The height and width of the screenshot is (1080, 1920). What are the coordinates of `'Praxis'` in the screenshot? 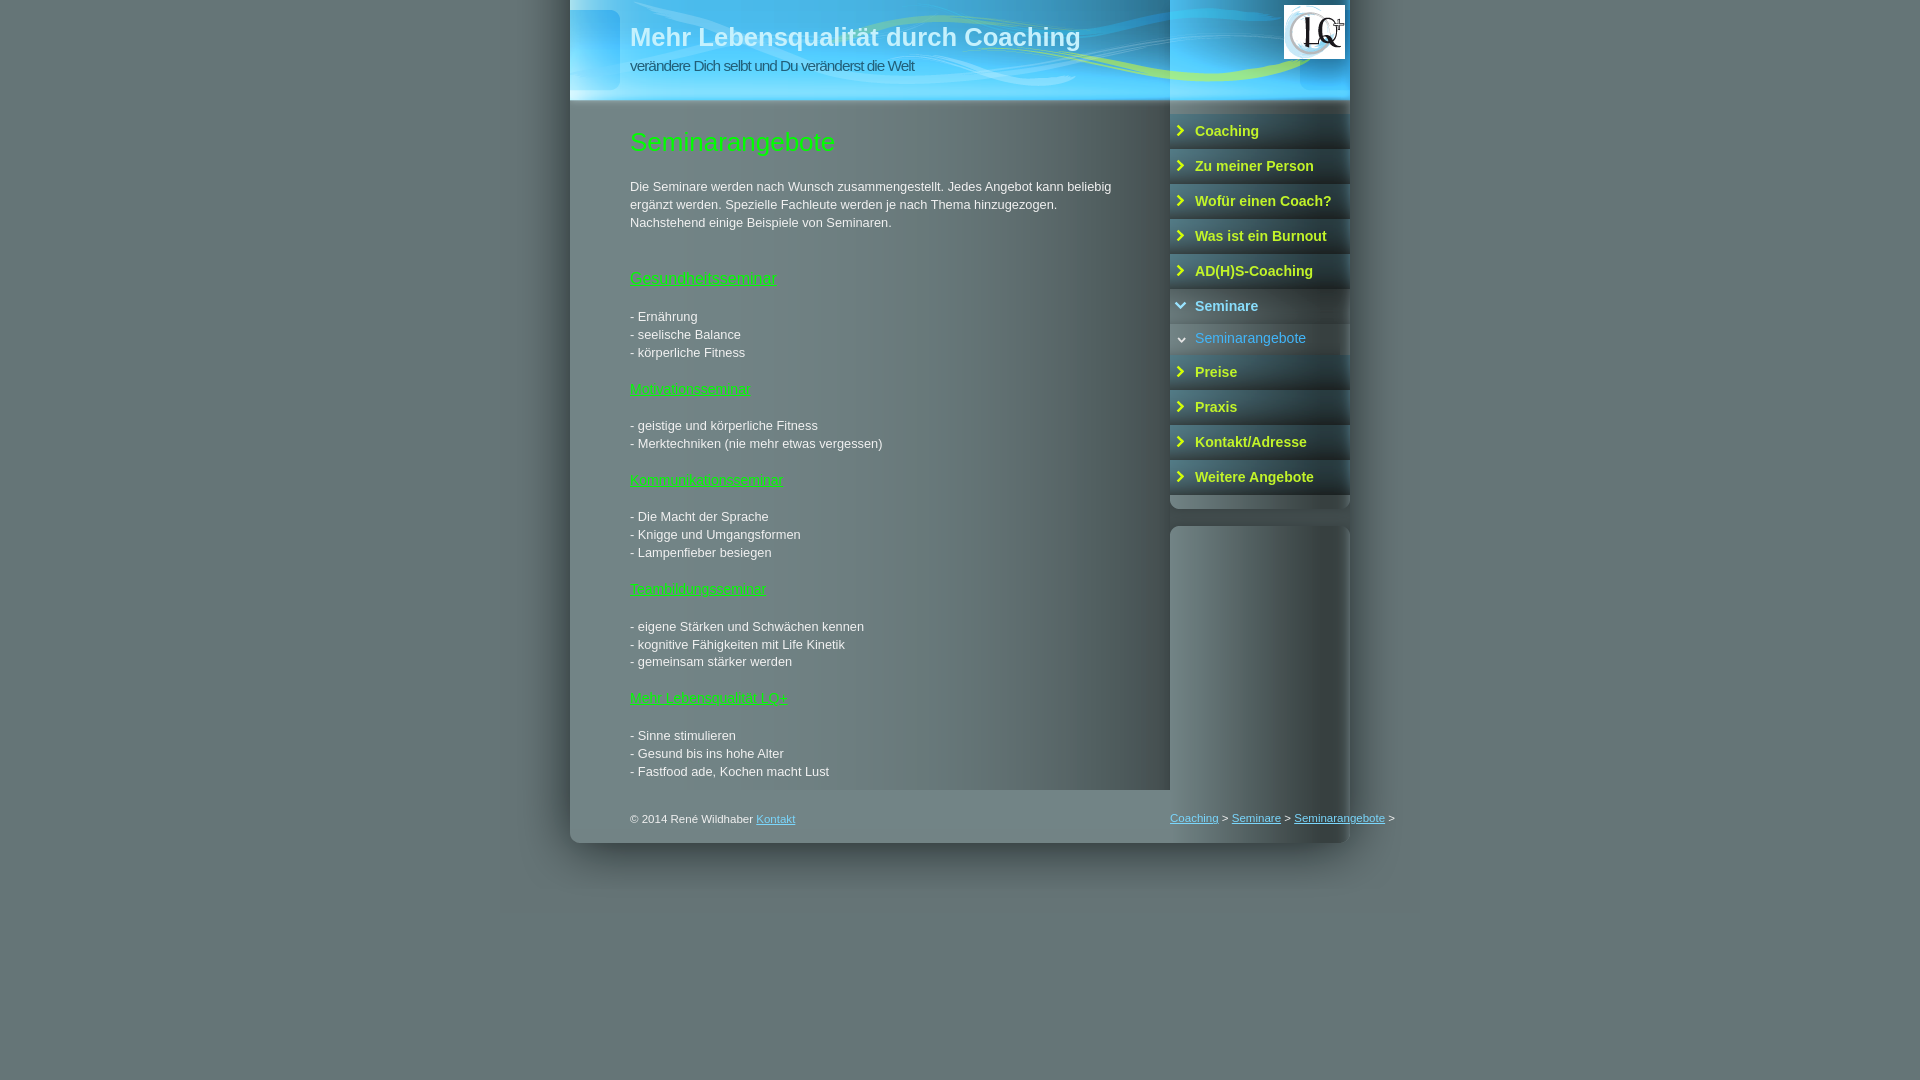 It's located at (1258, 406).